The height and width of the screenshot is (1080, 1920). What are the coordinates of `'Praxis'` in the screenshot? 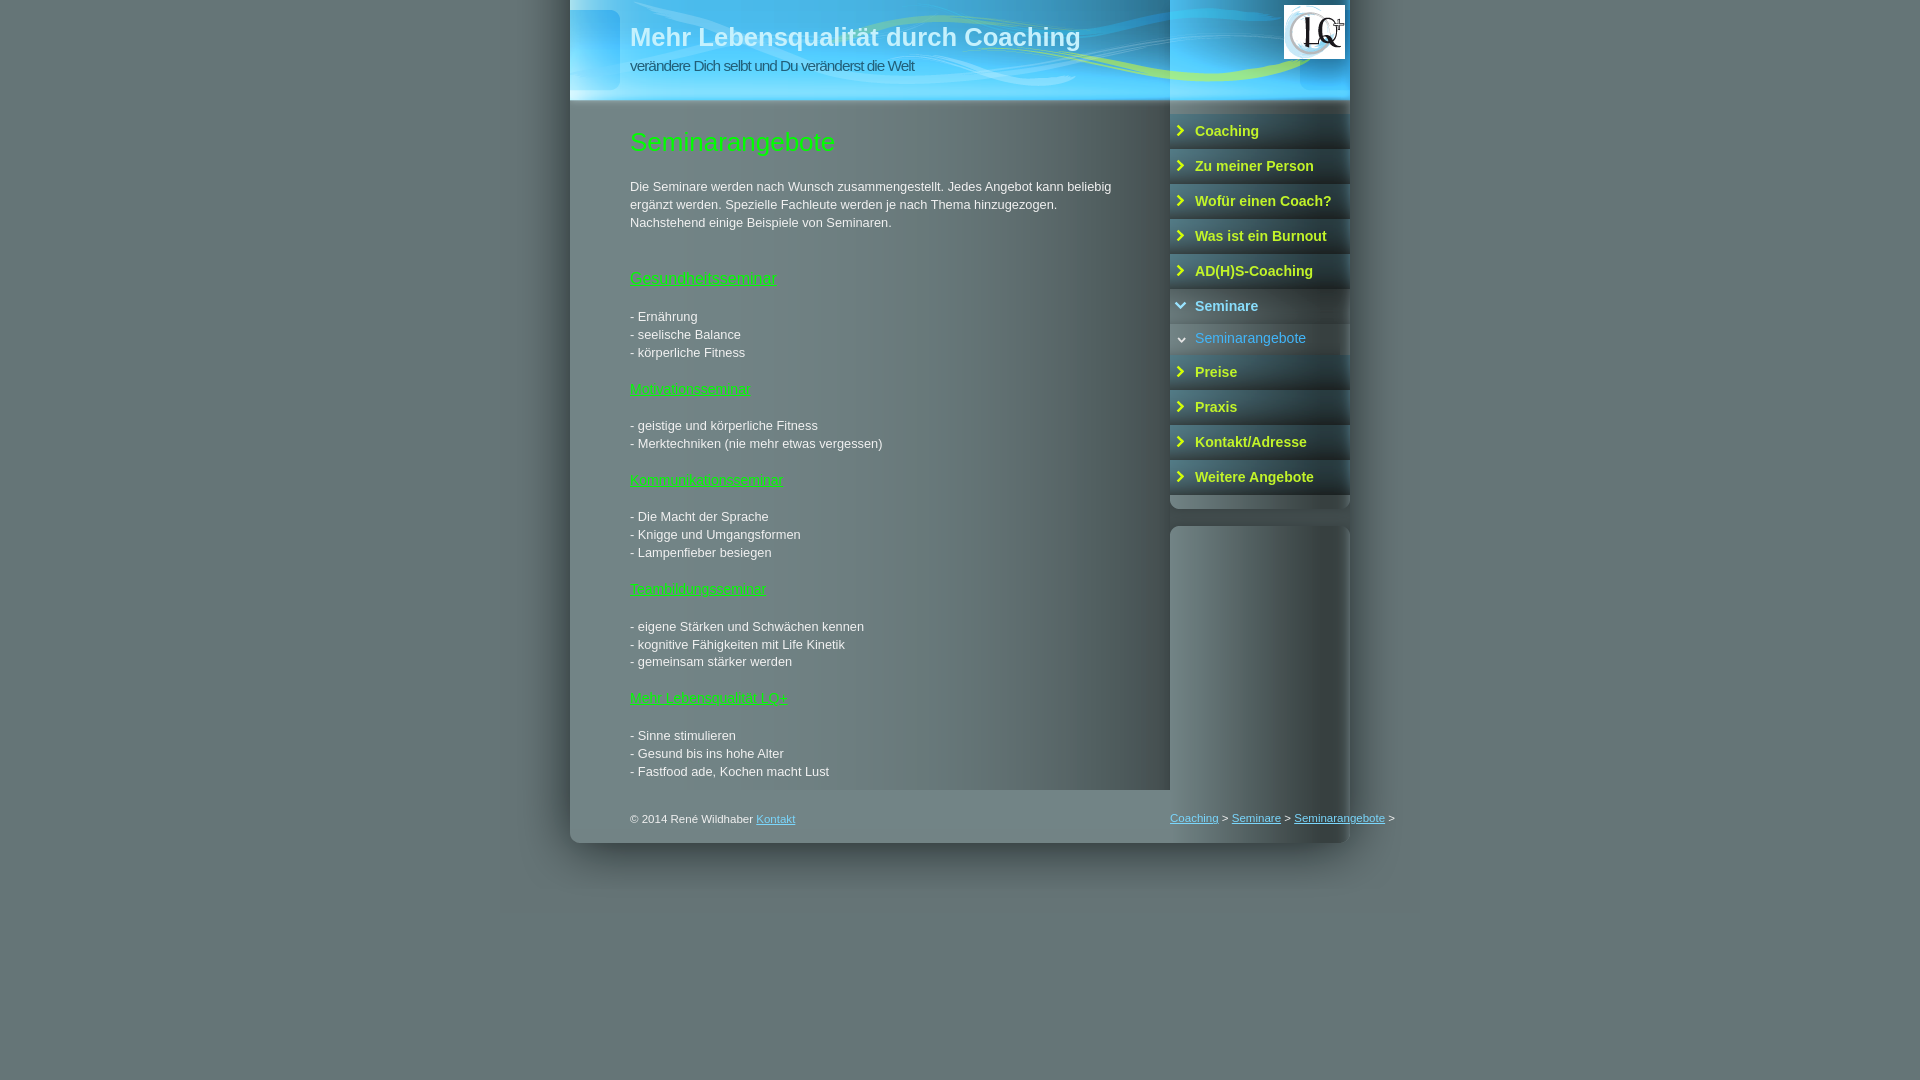 It's located at (1258, 406).